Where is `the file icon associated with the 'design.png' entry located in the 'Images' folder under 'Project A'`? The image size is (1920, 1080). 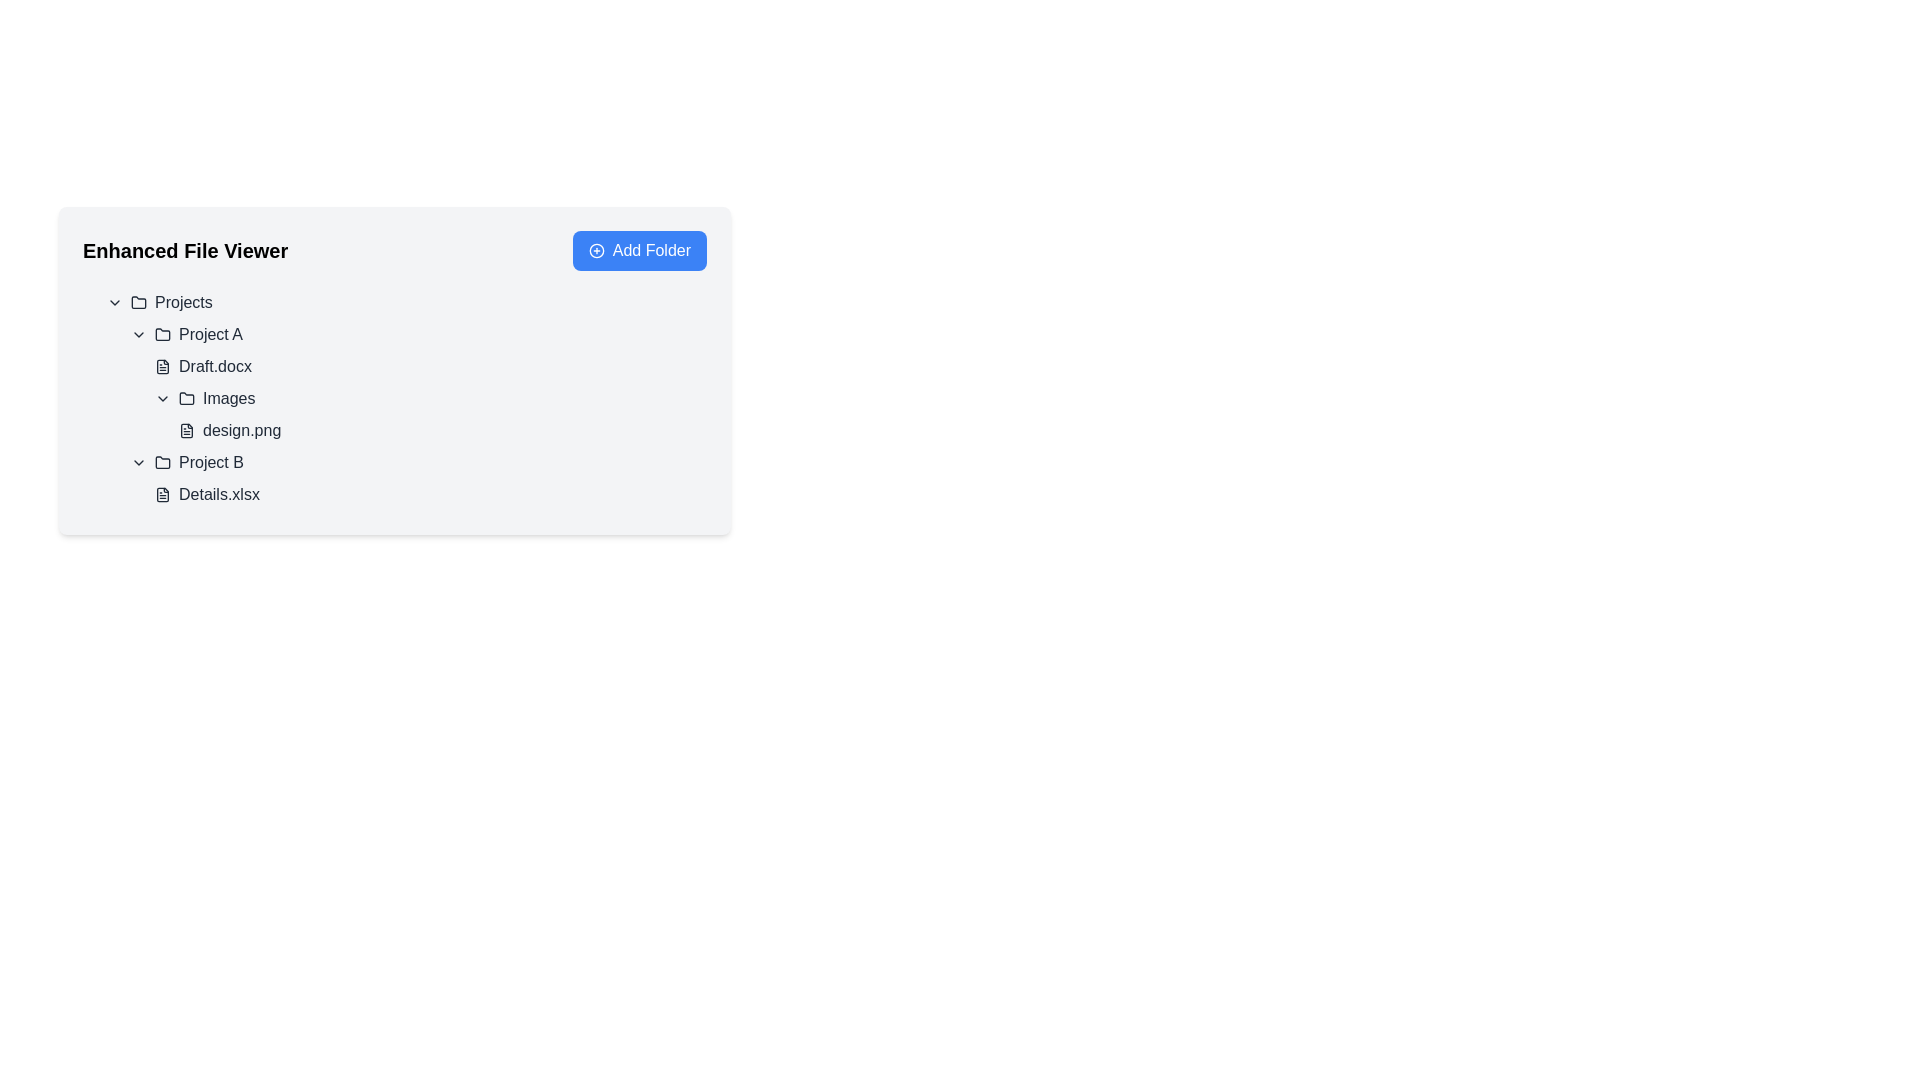
the file icon associated with the 'design.png' entry located in the 'Images' folder under 'Project A' is located at coordinates (187, 430).